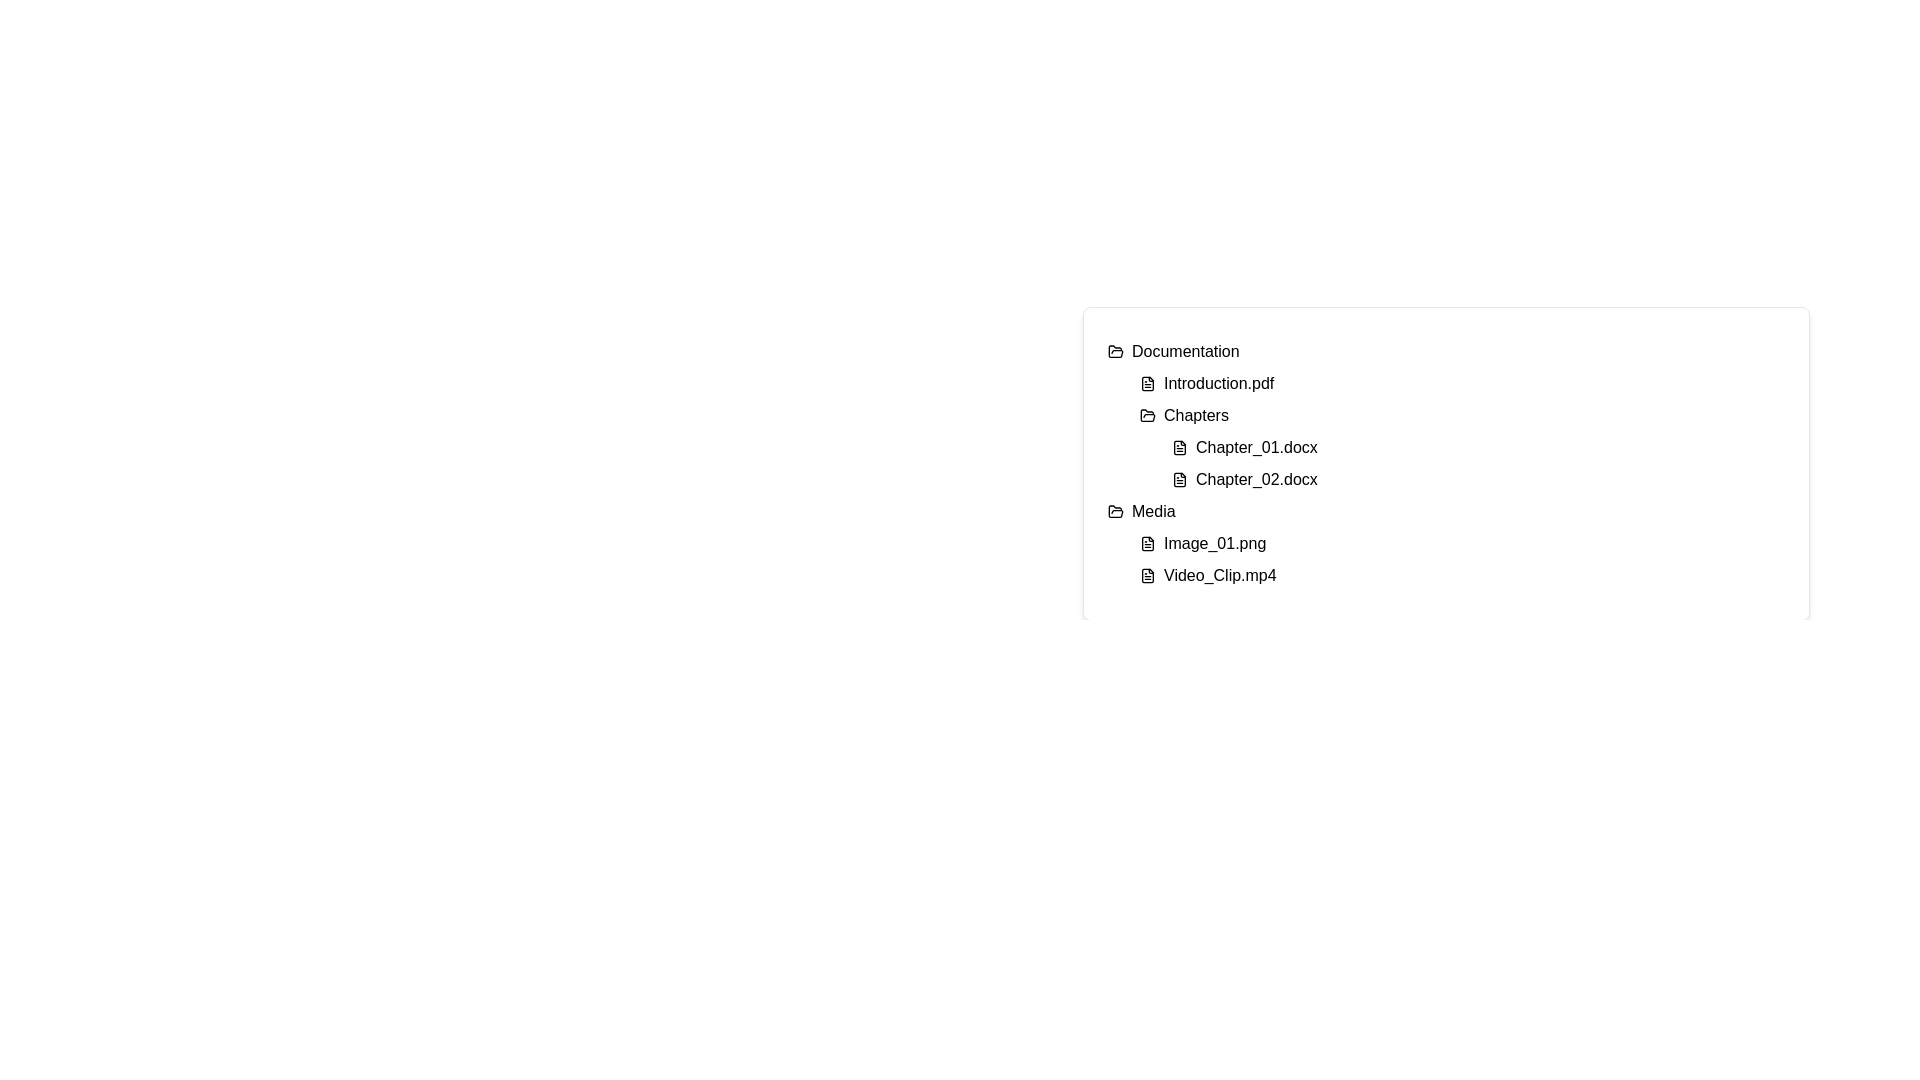 Image resolution: width=1920 pixels, height=1080 pixels. Describe the element at coordinates (1147, 575) in the screenshot. I see `the document icon vector graphic located in the right panel of the file structure interface` at that location.